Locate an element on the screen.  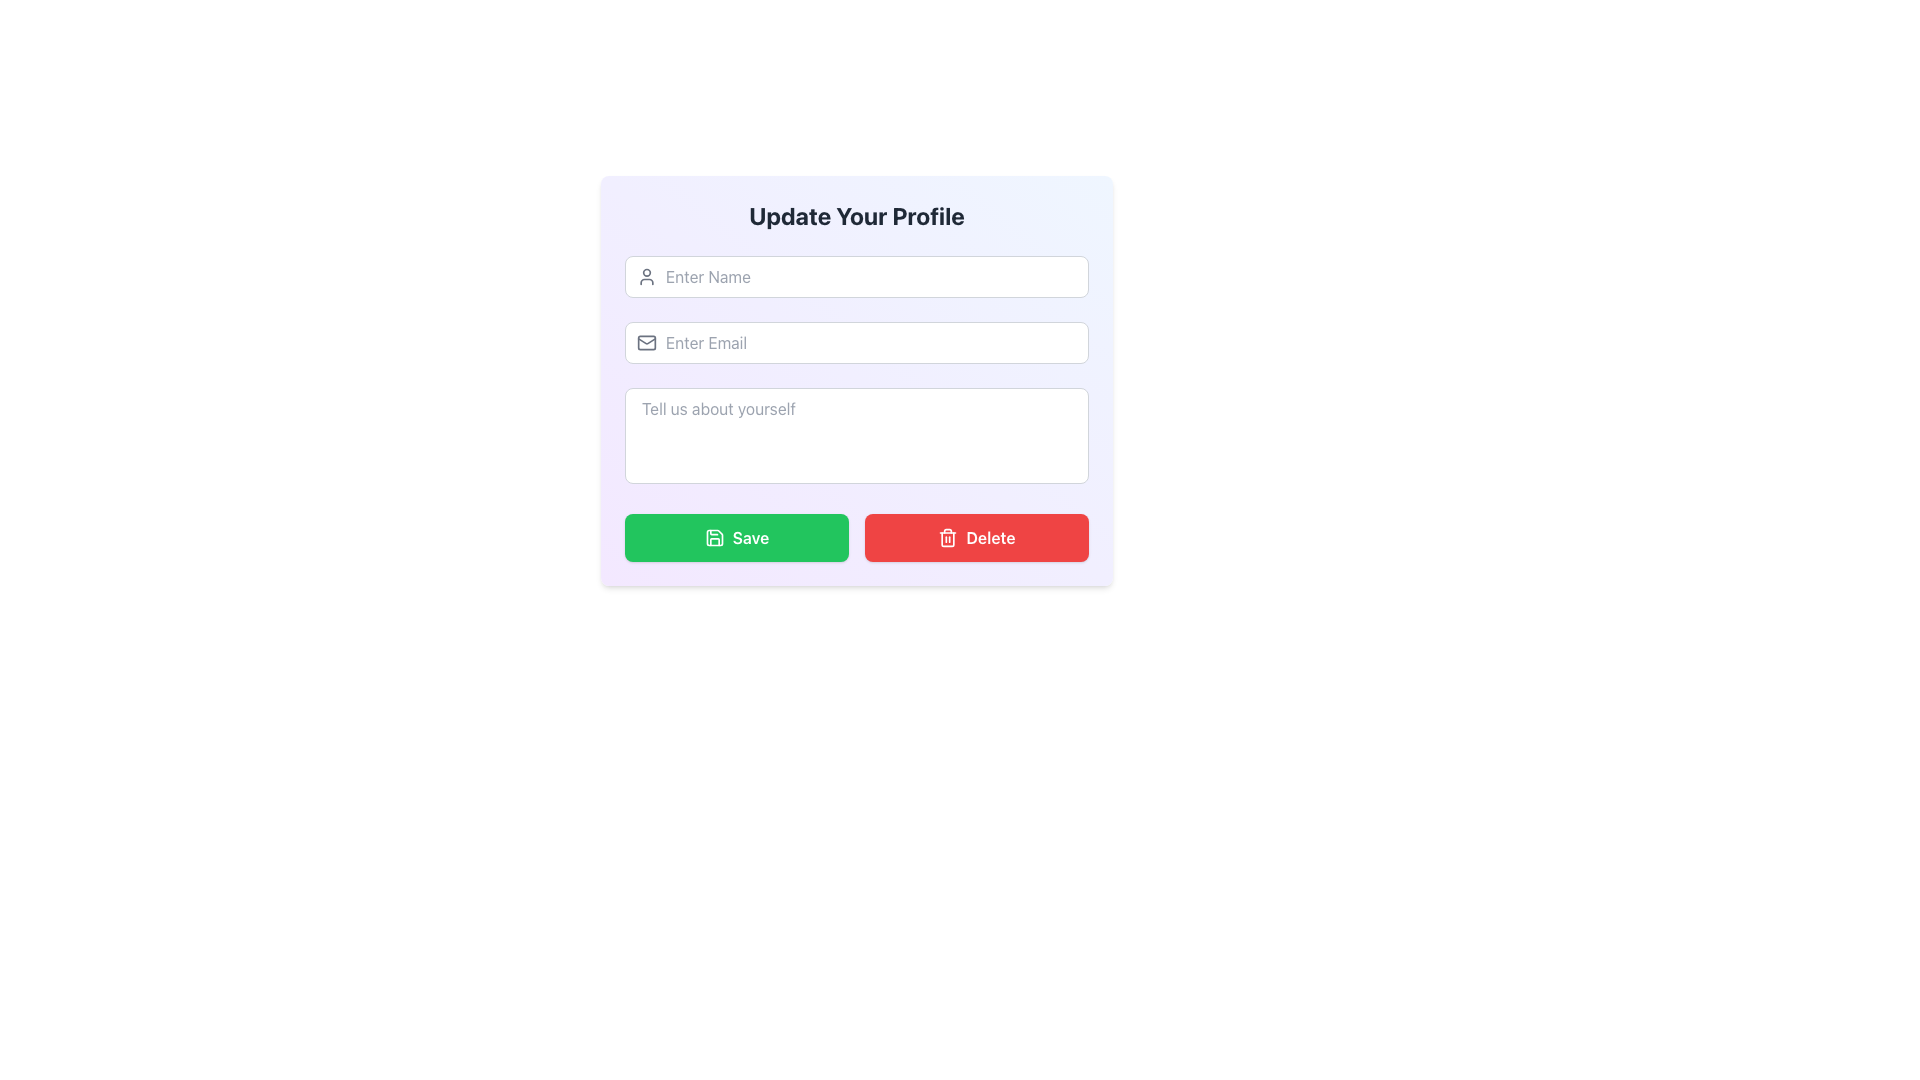
the deletion button located at the bottom right of the 'Update Your Profile' form is located at coordinates (977, 536).